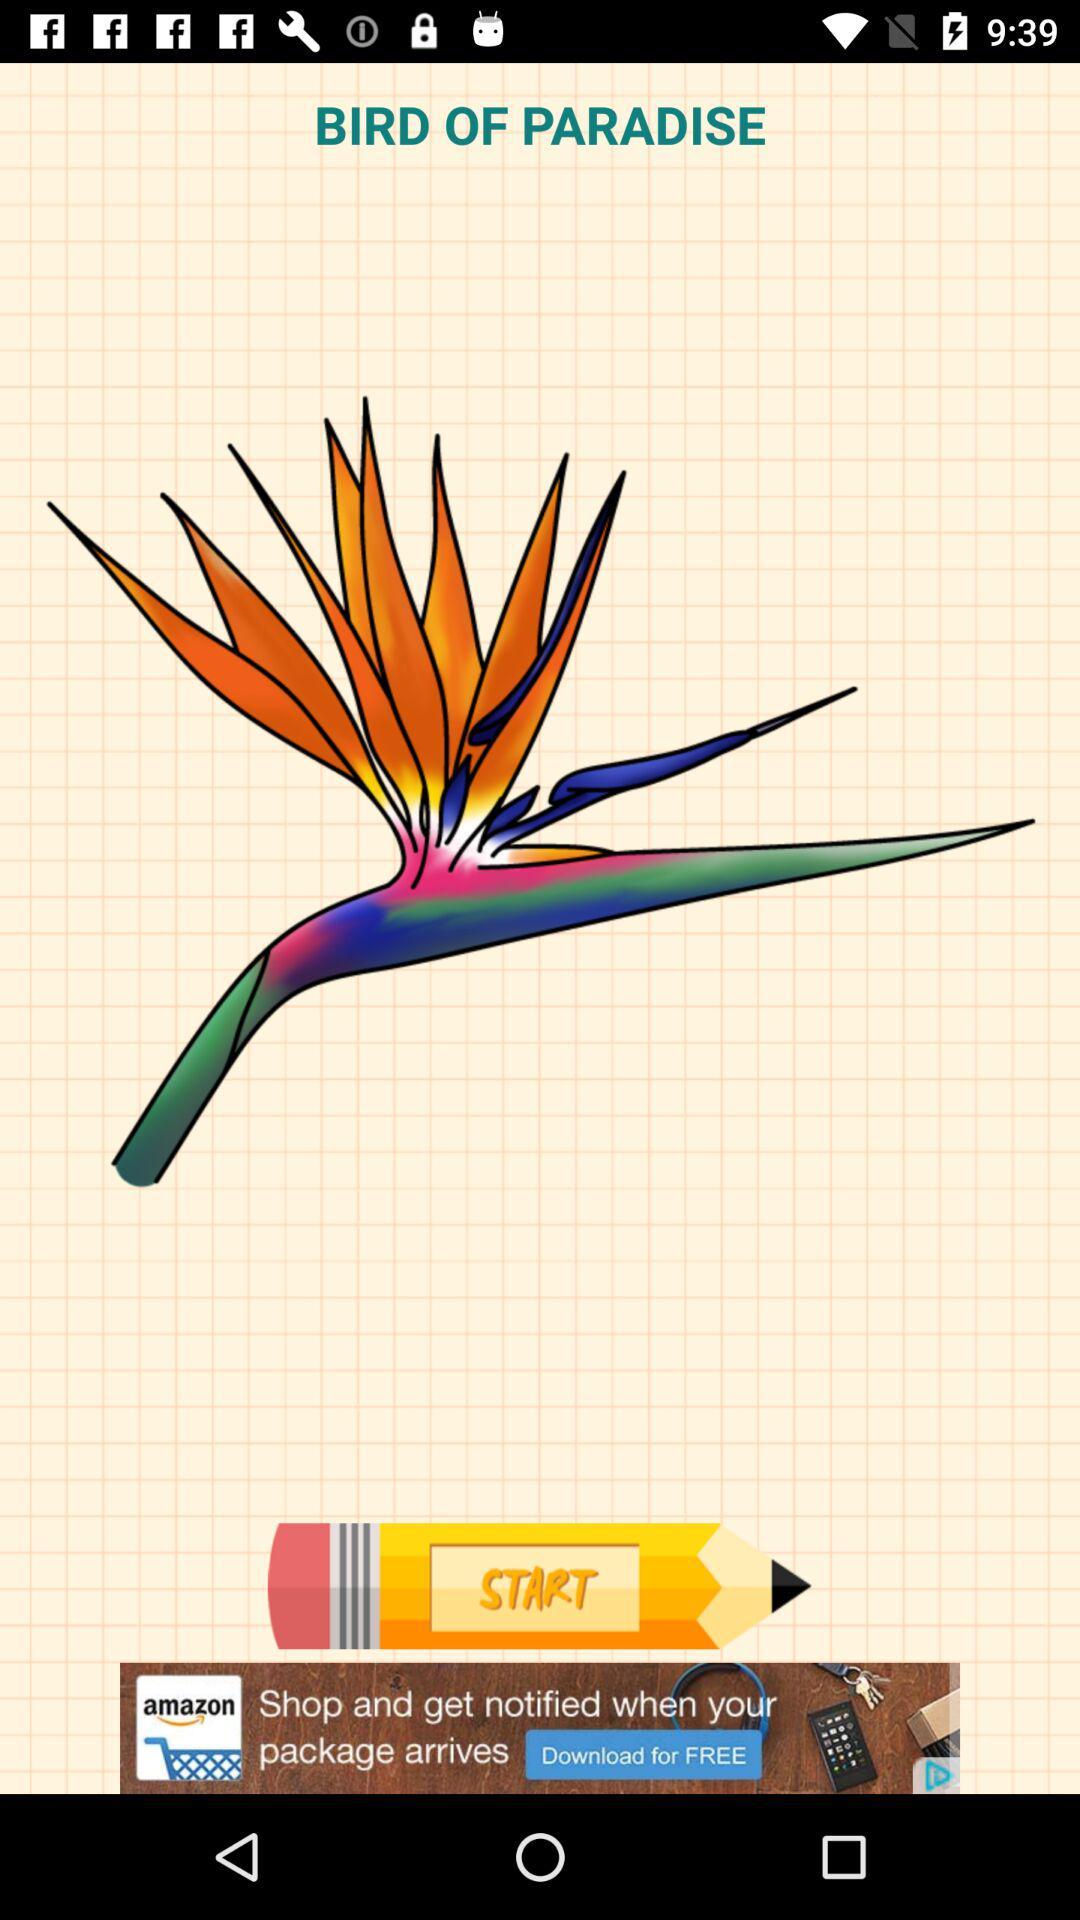  I want to click on start application, so click(538, 1585).